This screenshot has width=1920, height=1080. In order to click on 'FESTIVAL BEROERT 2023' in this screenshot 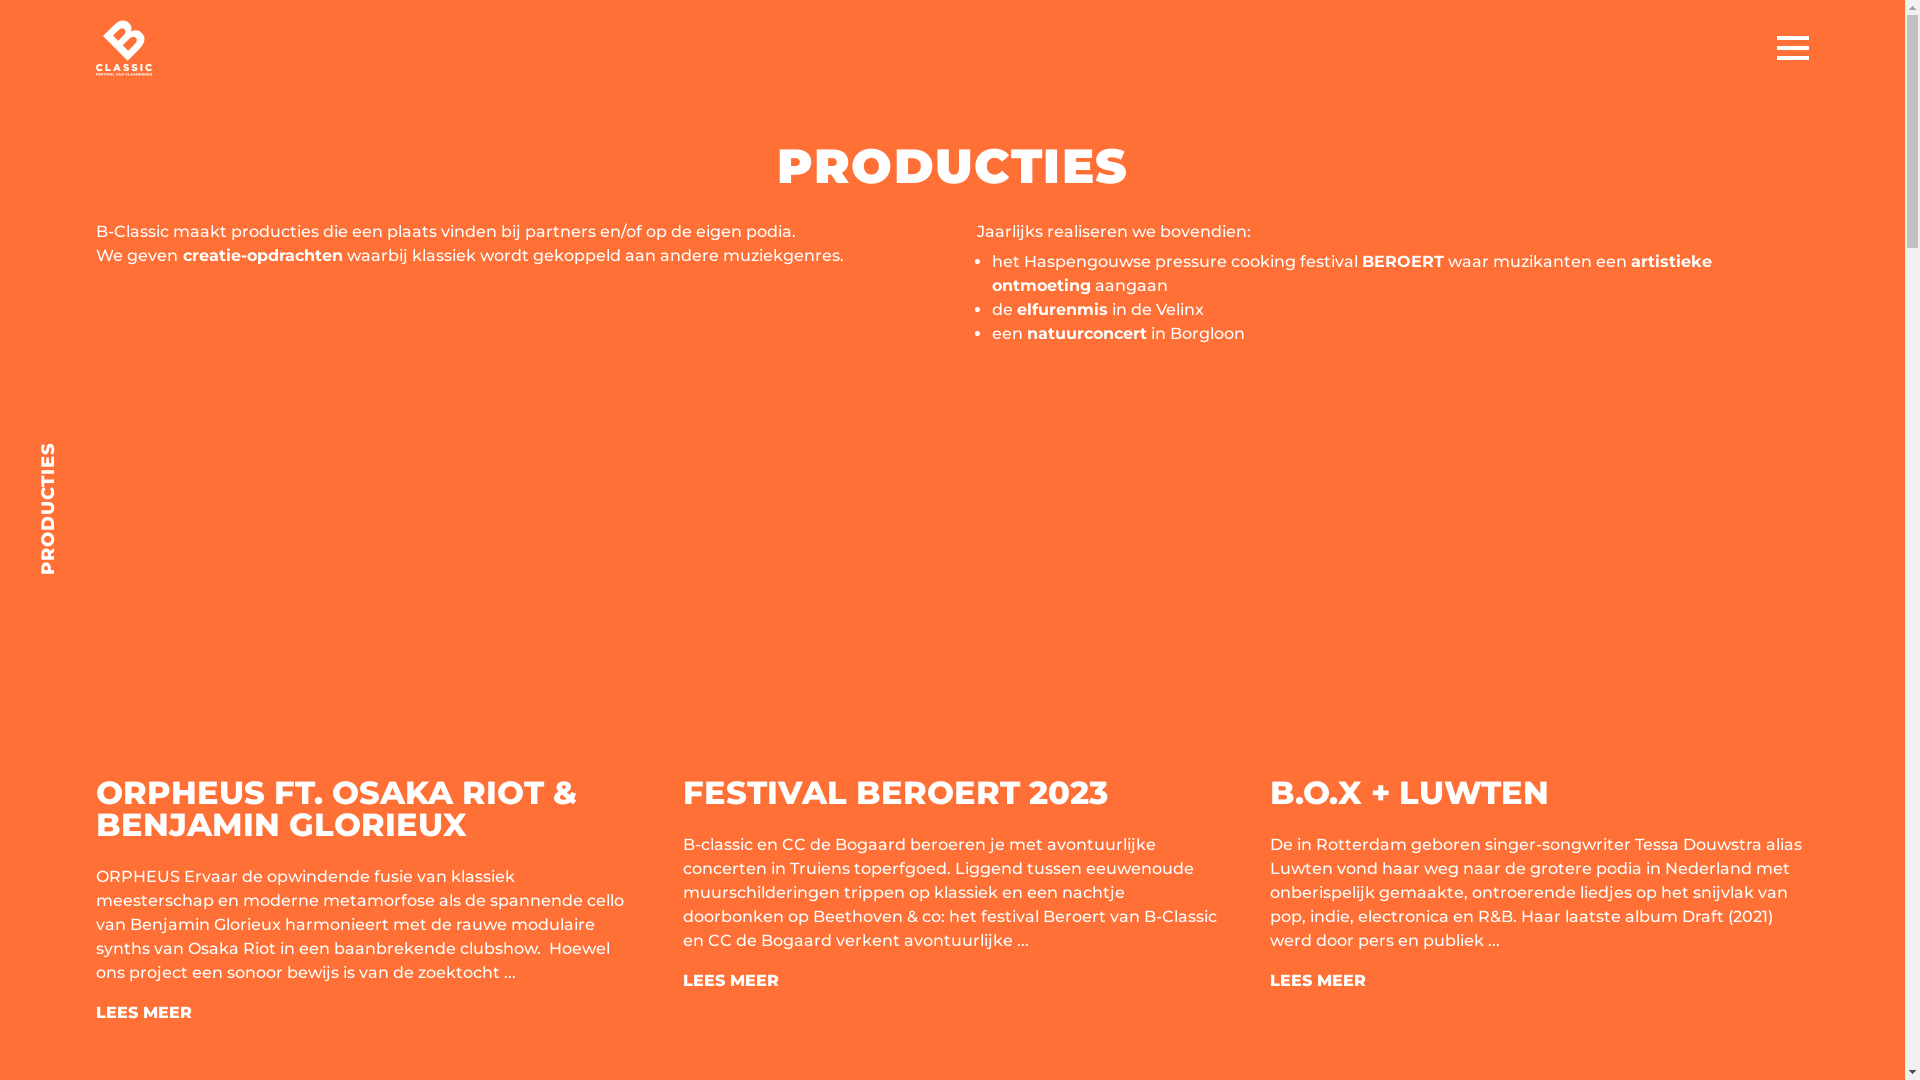, I will do `click(894, 791)`.